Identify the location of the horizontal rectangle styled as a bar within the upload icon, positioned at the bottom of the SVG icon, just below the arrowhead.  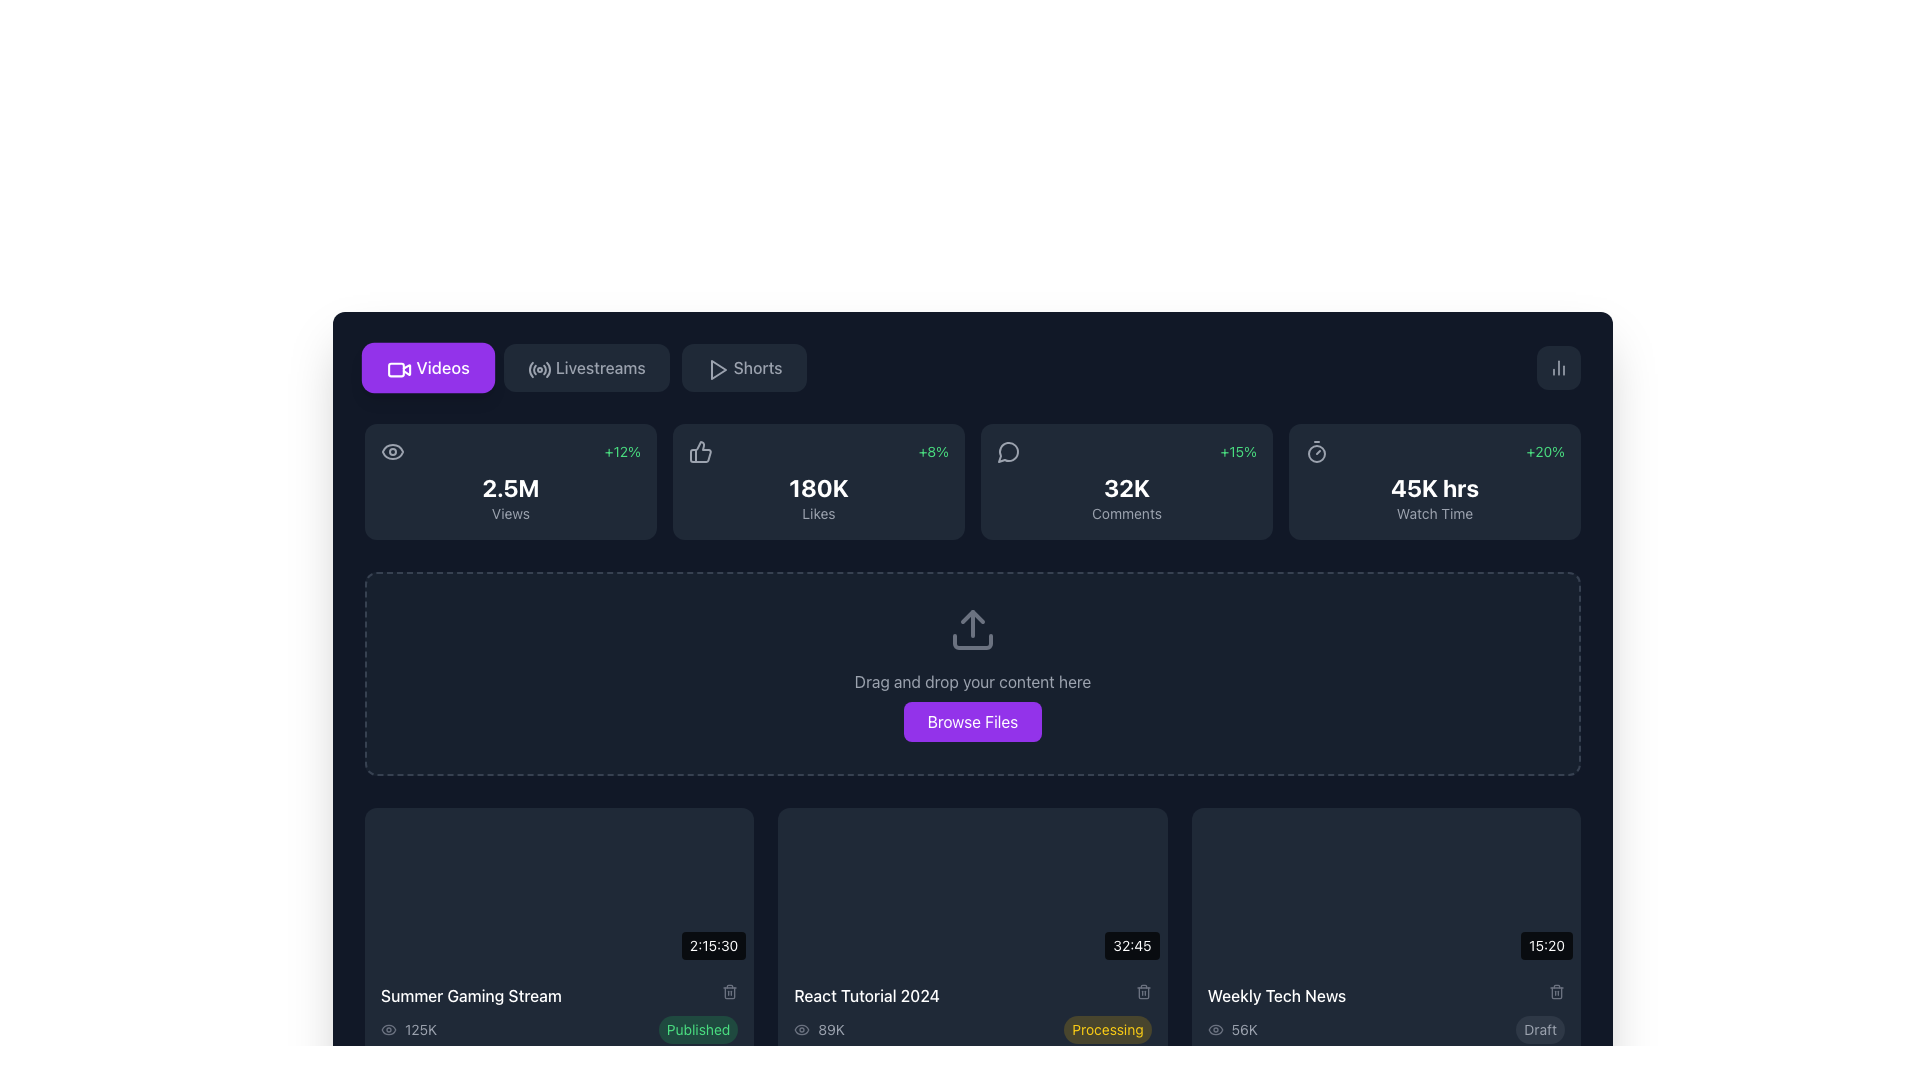
(973, 641).